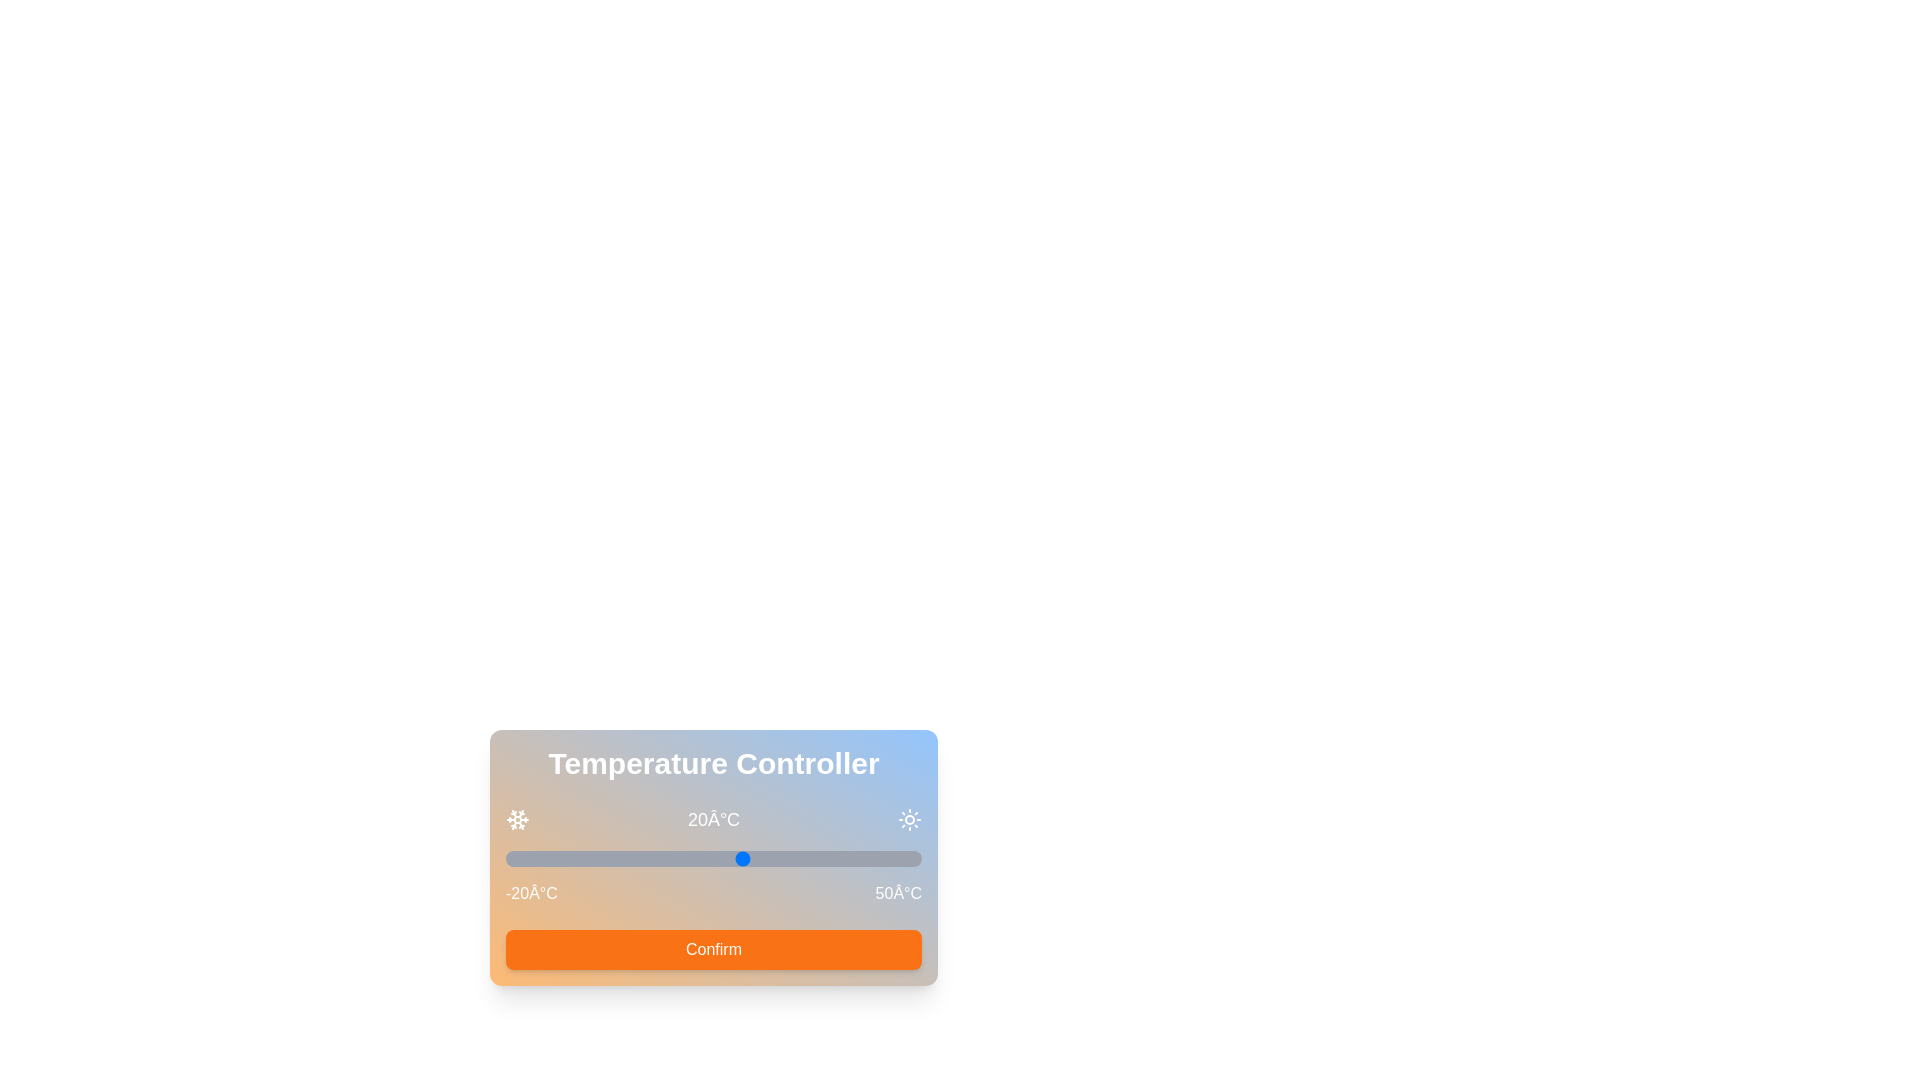 The image size is (1920, 1080). Describe the element at coordinates (784, 858) in the screenshot. I see `the temperature slider to 27°C` at that location.